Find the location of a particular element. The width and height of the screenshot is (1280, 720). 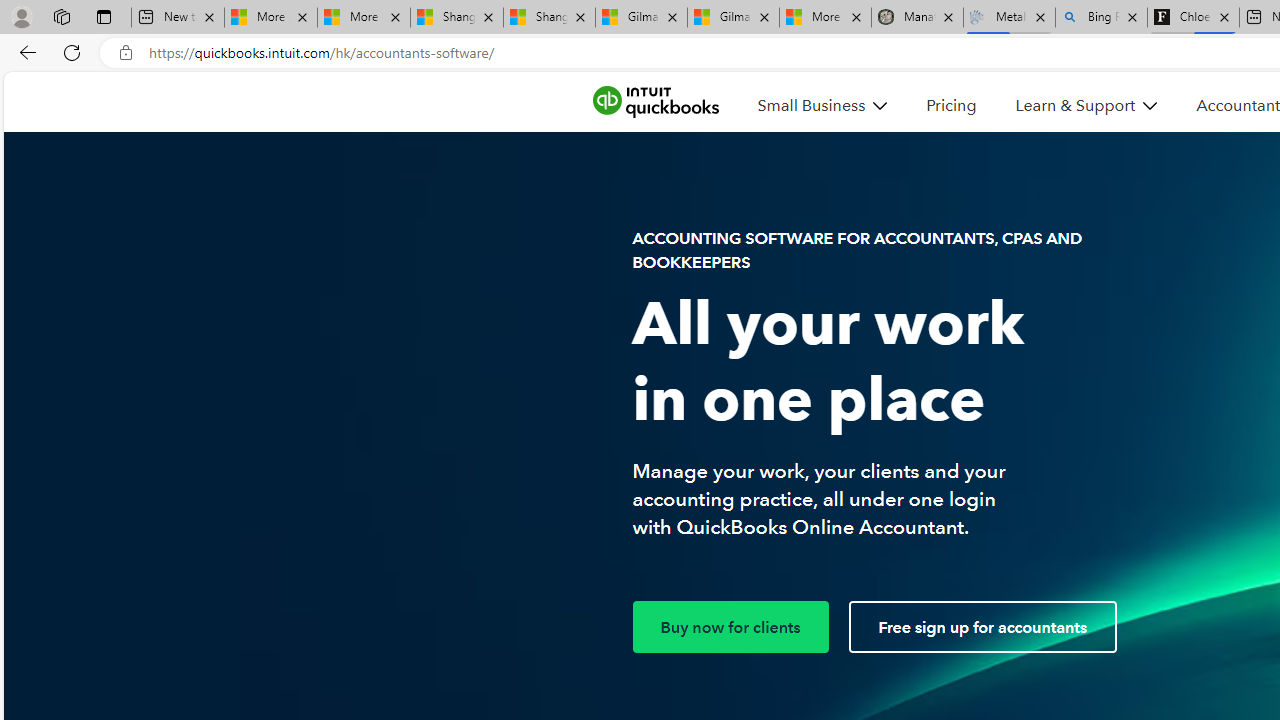

'Learn & Support' is located at coordinates (1074, 105).